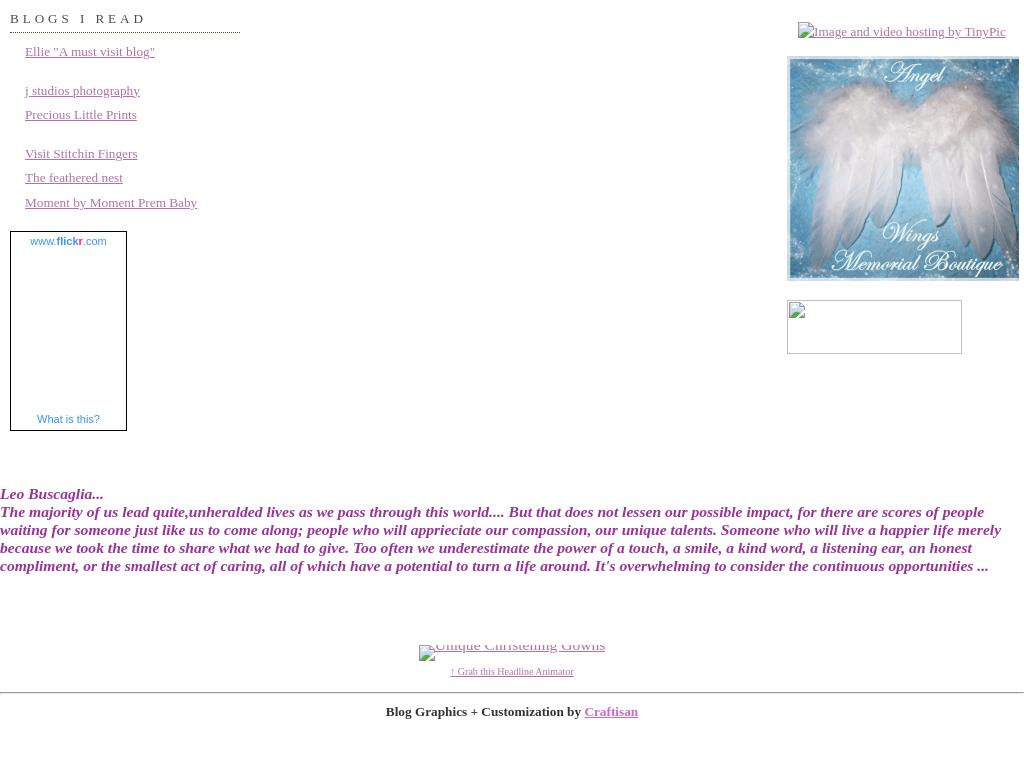  I want to click on 'flick', so click(65, 241).